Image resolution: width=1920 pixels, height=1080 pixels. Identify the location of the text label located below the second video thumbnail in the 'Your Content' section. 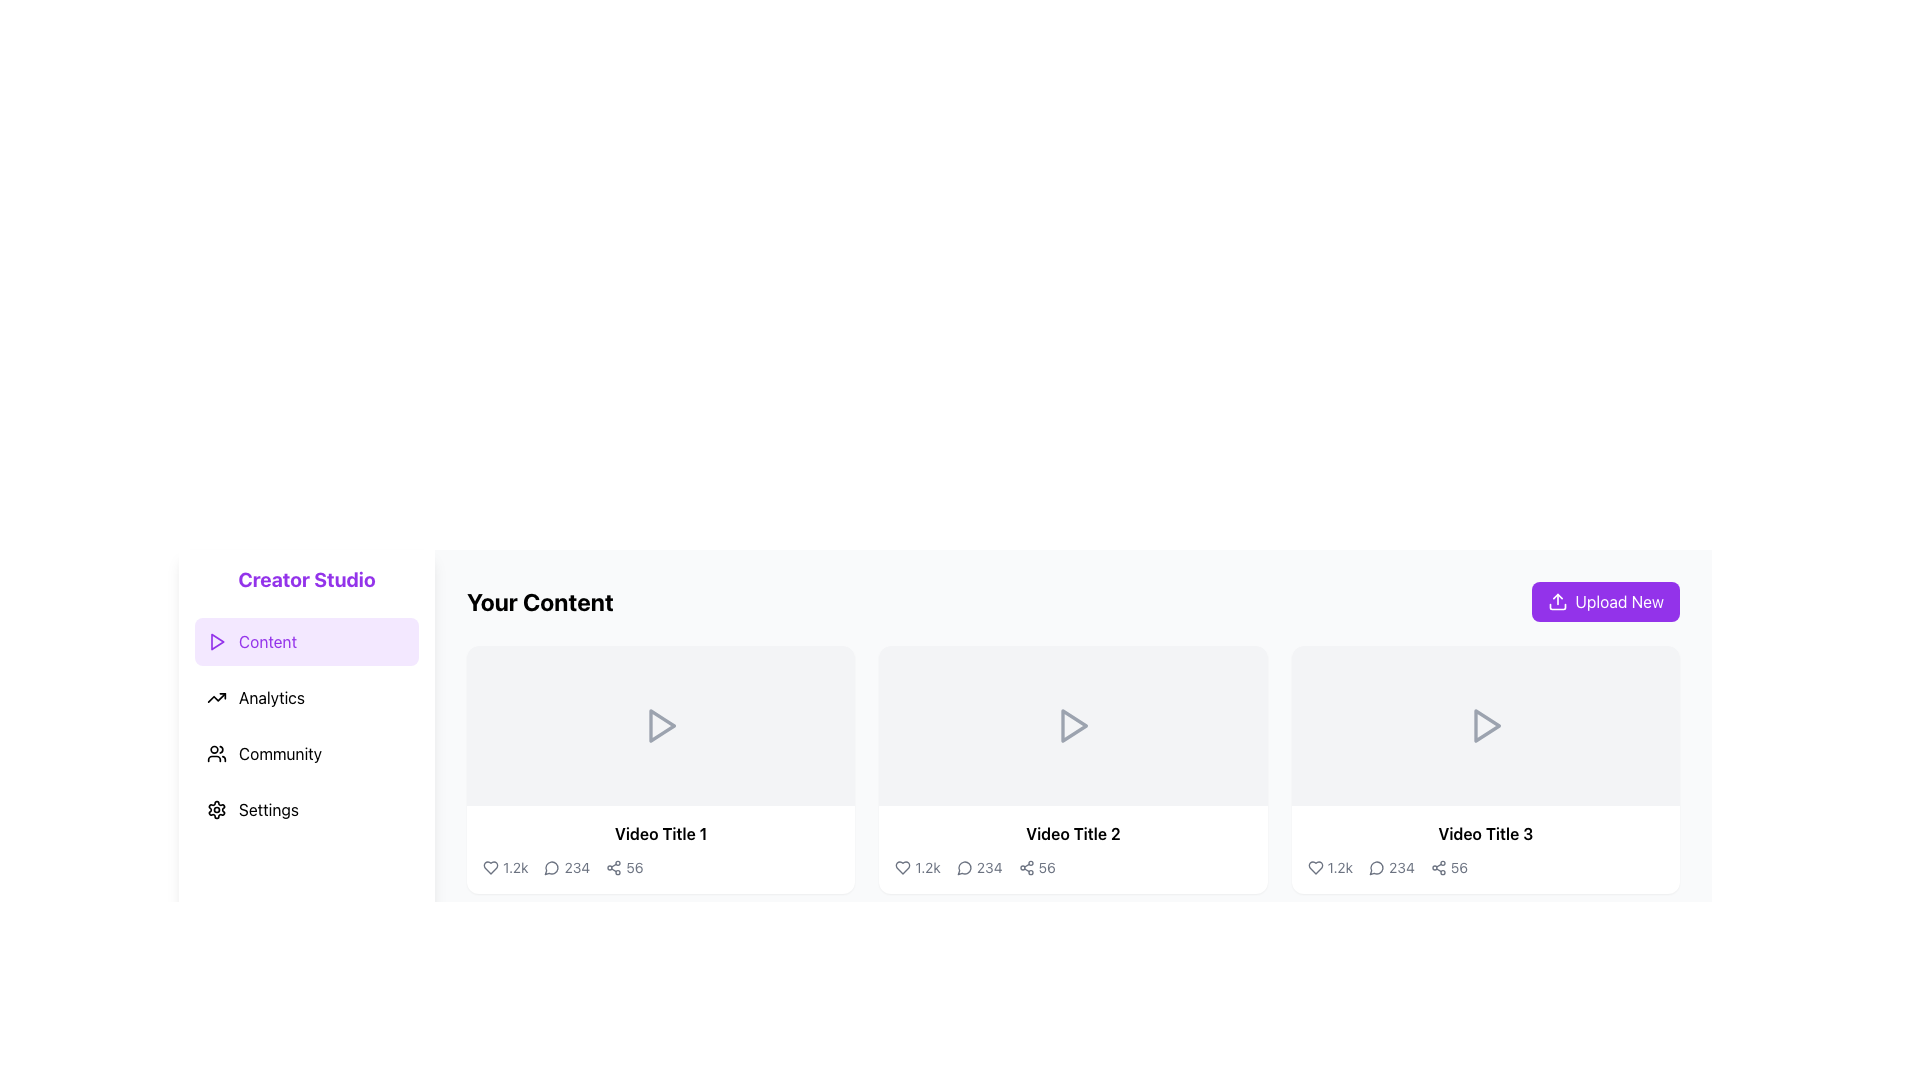
(1072, 833).